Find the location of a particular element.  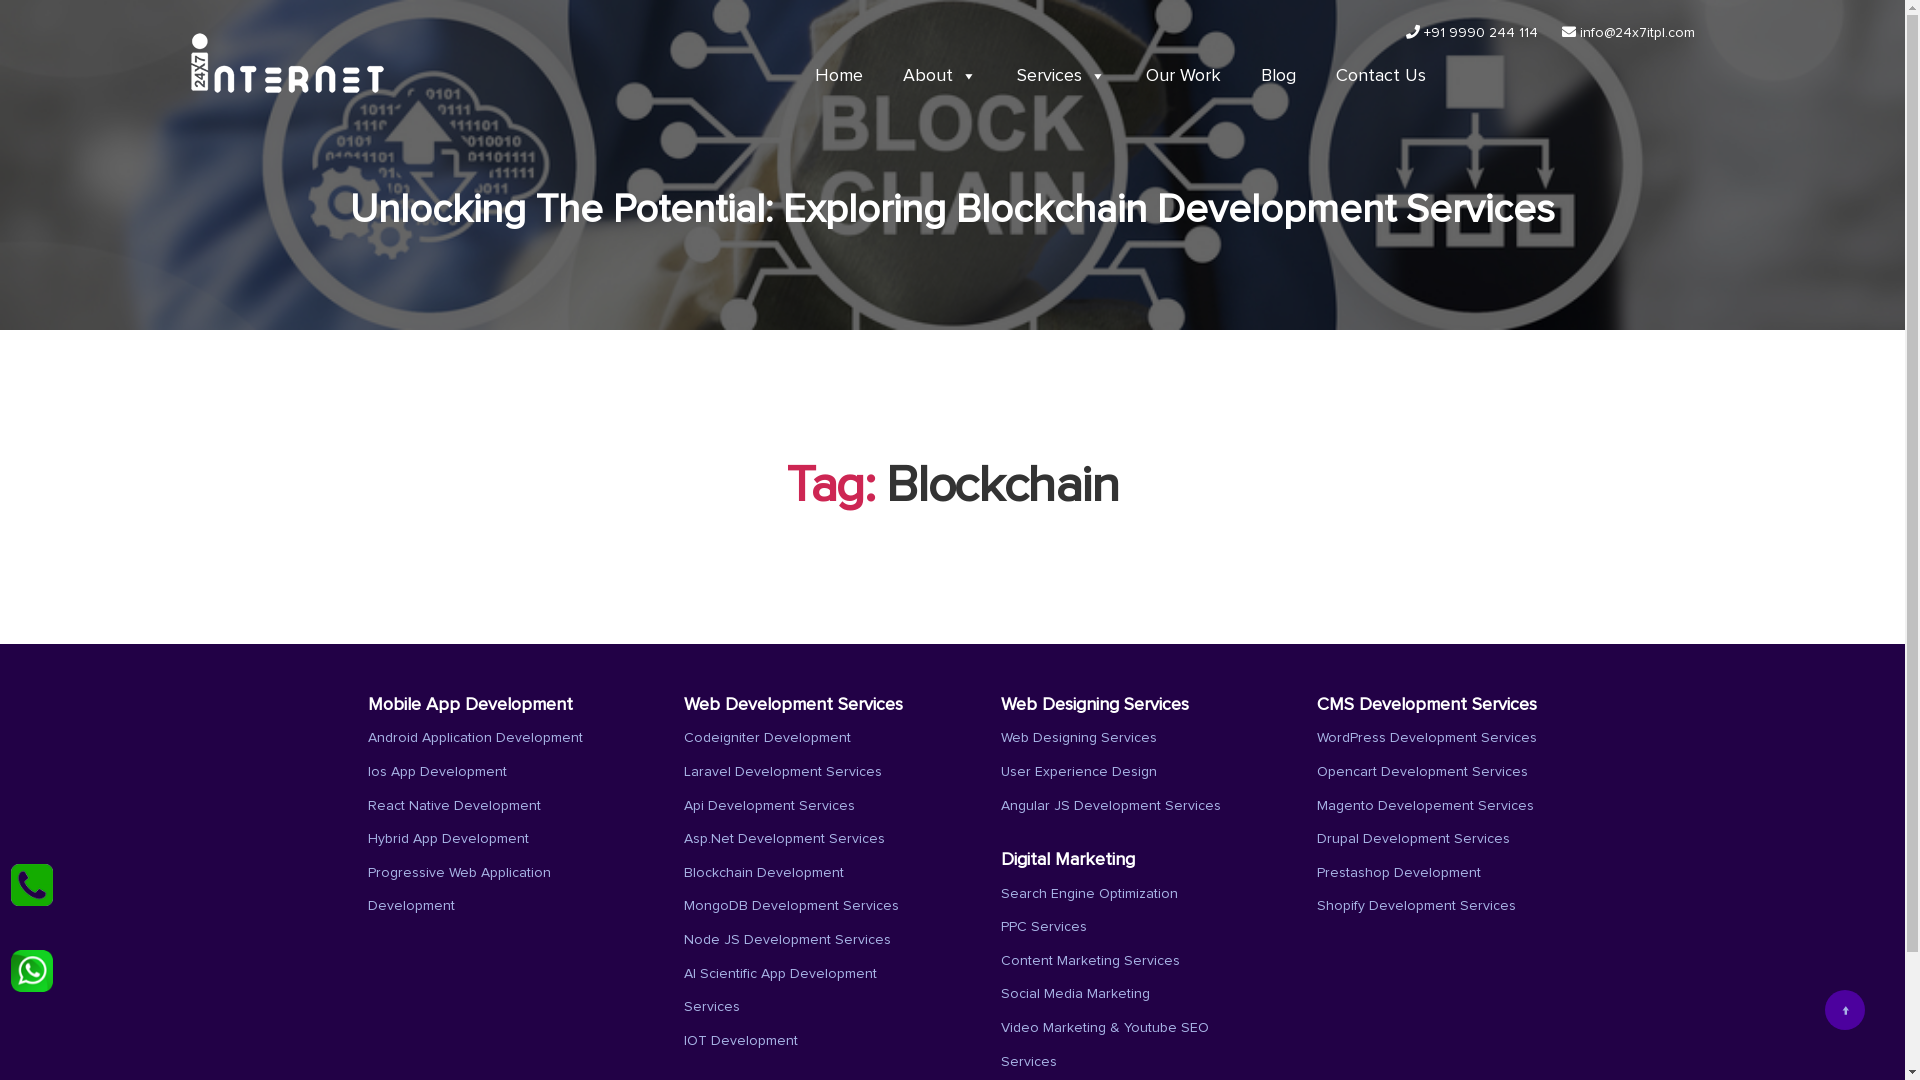

'Blog' is located at coordinates (1276, 75).